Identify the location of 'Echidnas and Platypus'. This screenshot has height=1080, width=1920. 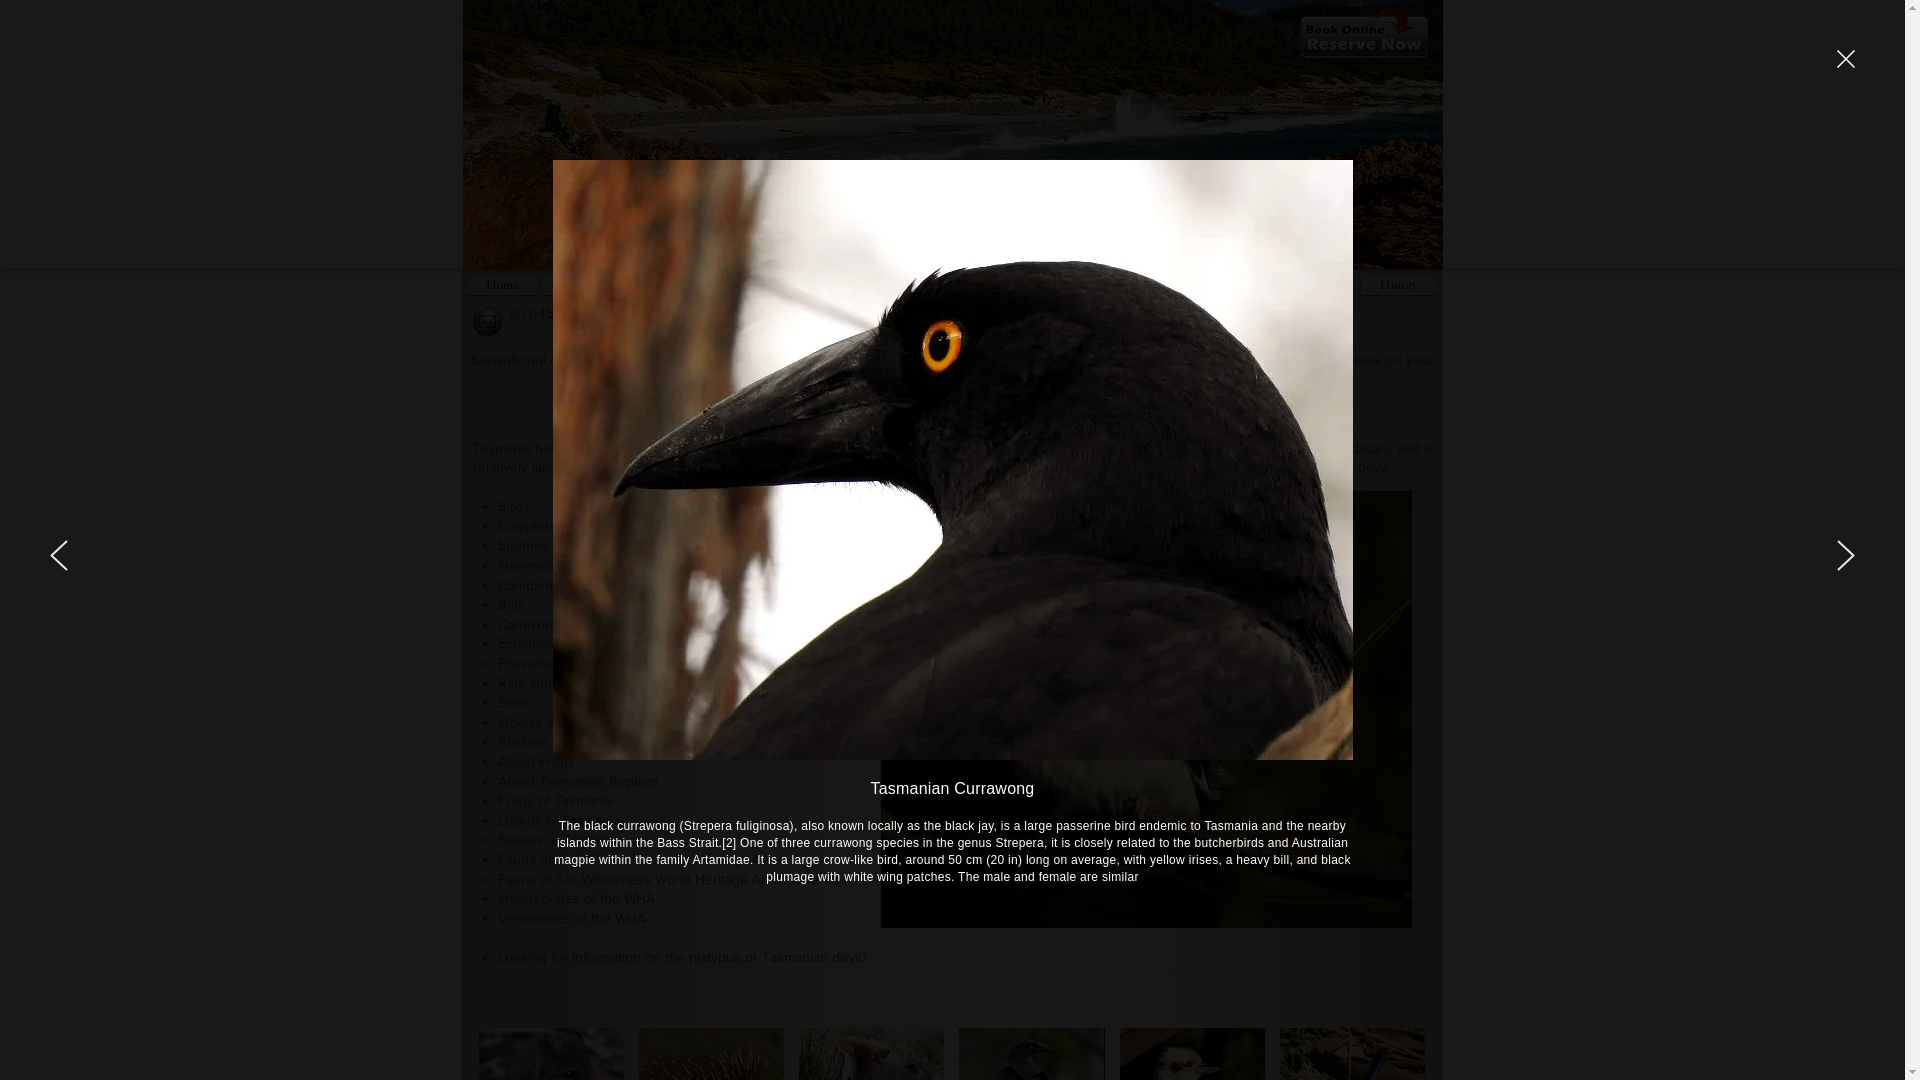
(566, 643).